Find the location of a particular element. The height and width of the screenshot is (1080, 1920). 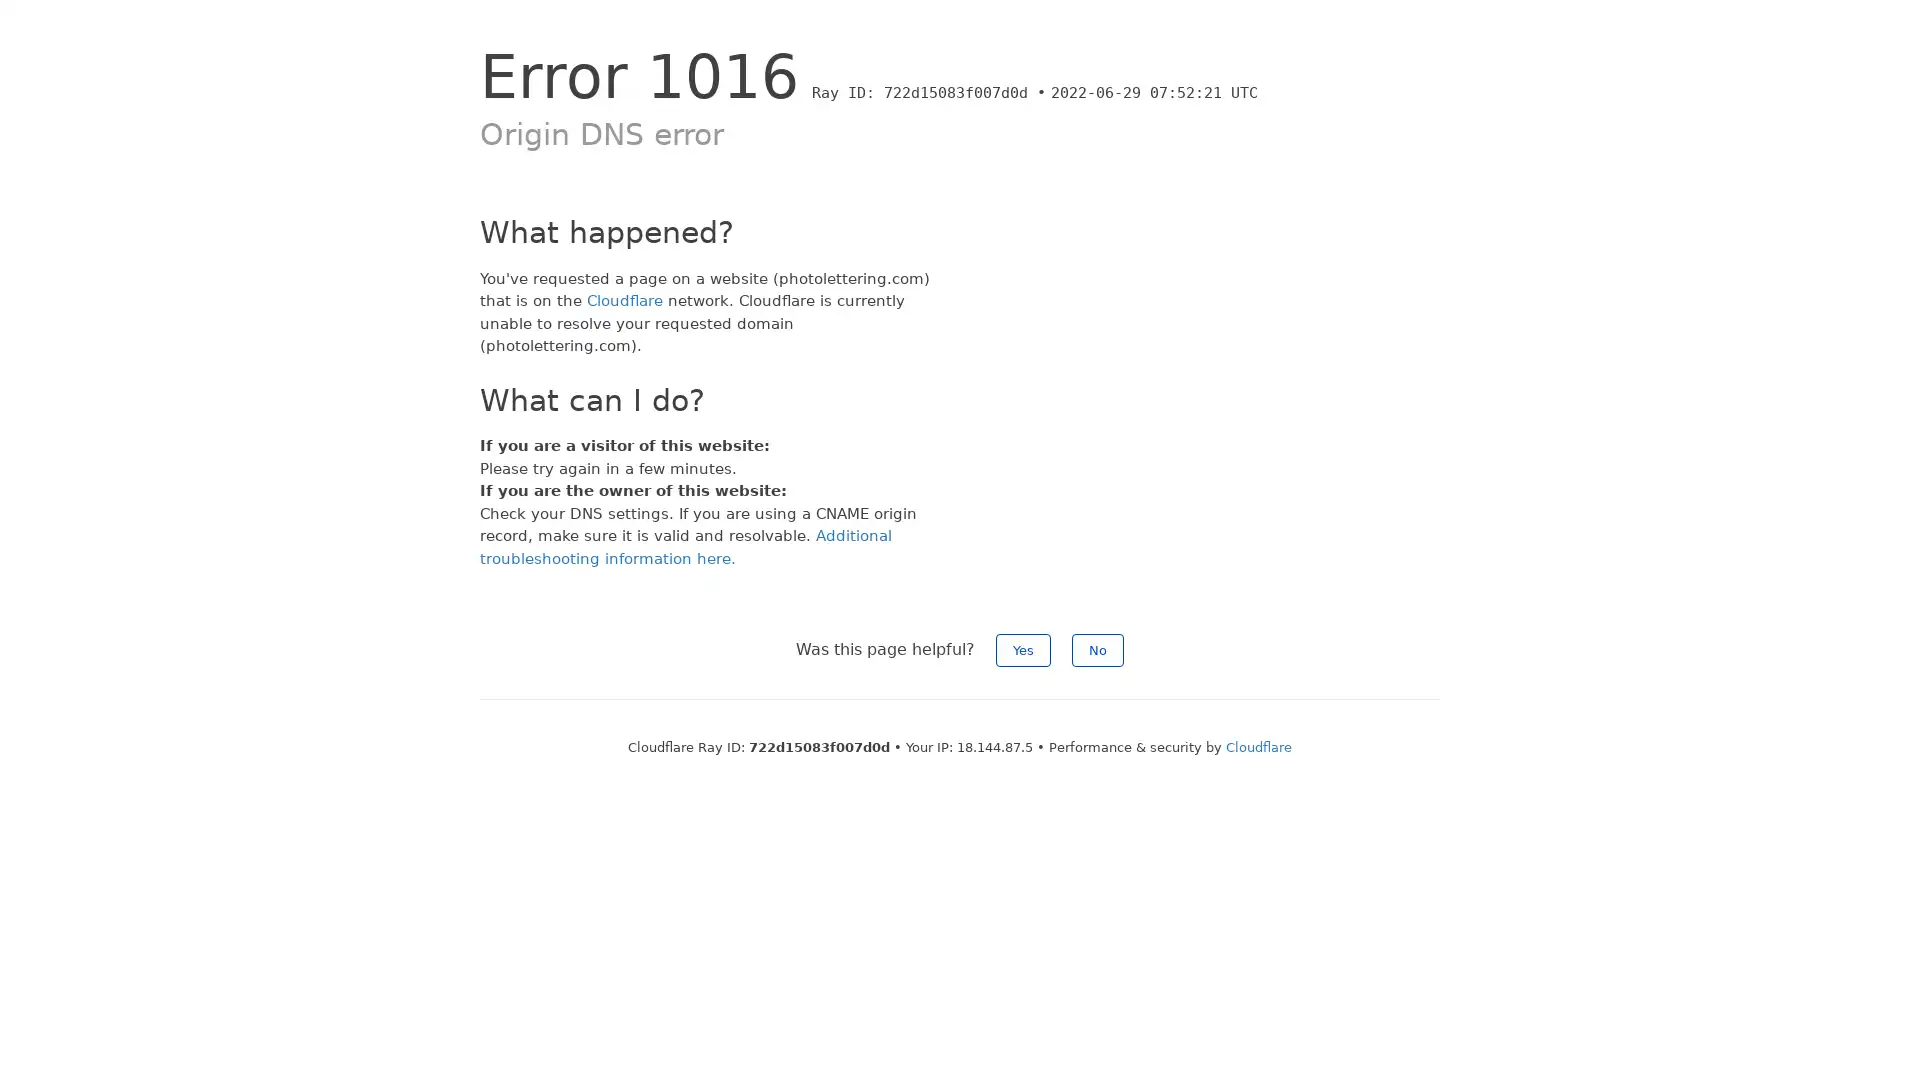

No is located at coordinates (1097, 650).